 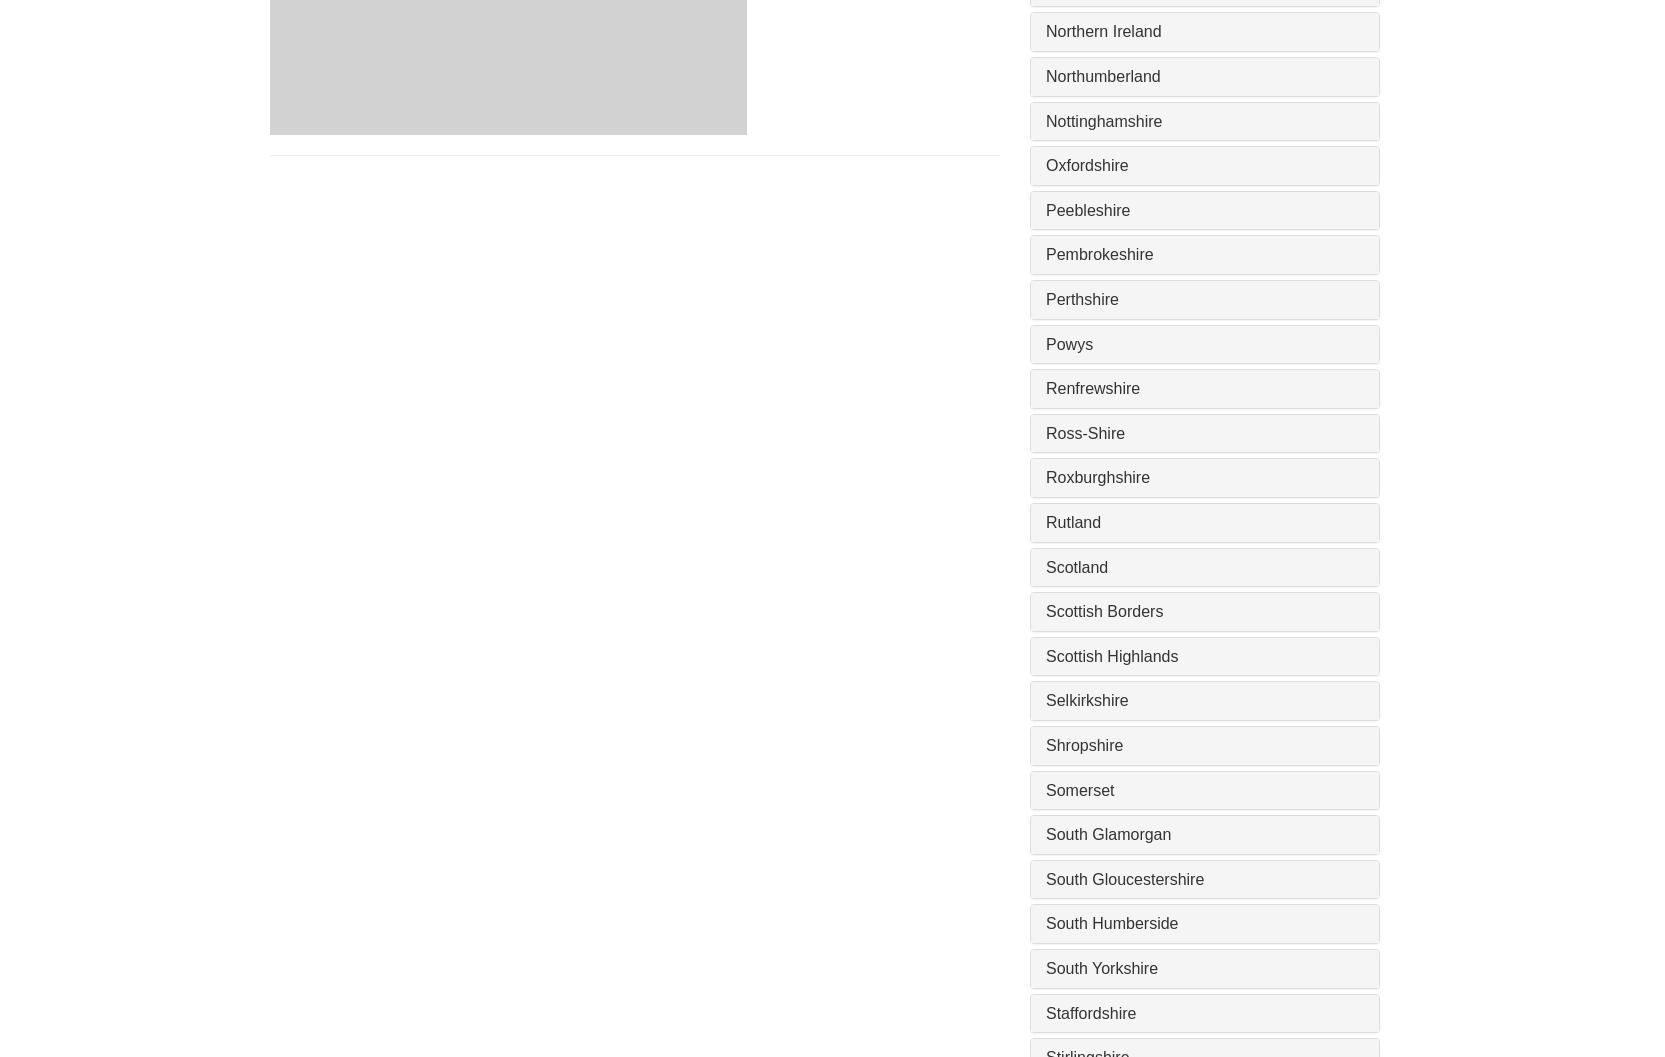 I want to click on 'Peebleshire', so click(x=1044, y=209).